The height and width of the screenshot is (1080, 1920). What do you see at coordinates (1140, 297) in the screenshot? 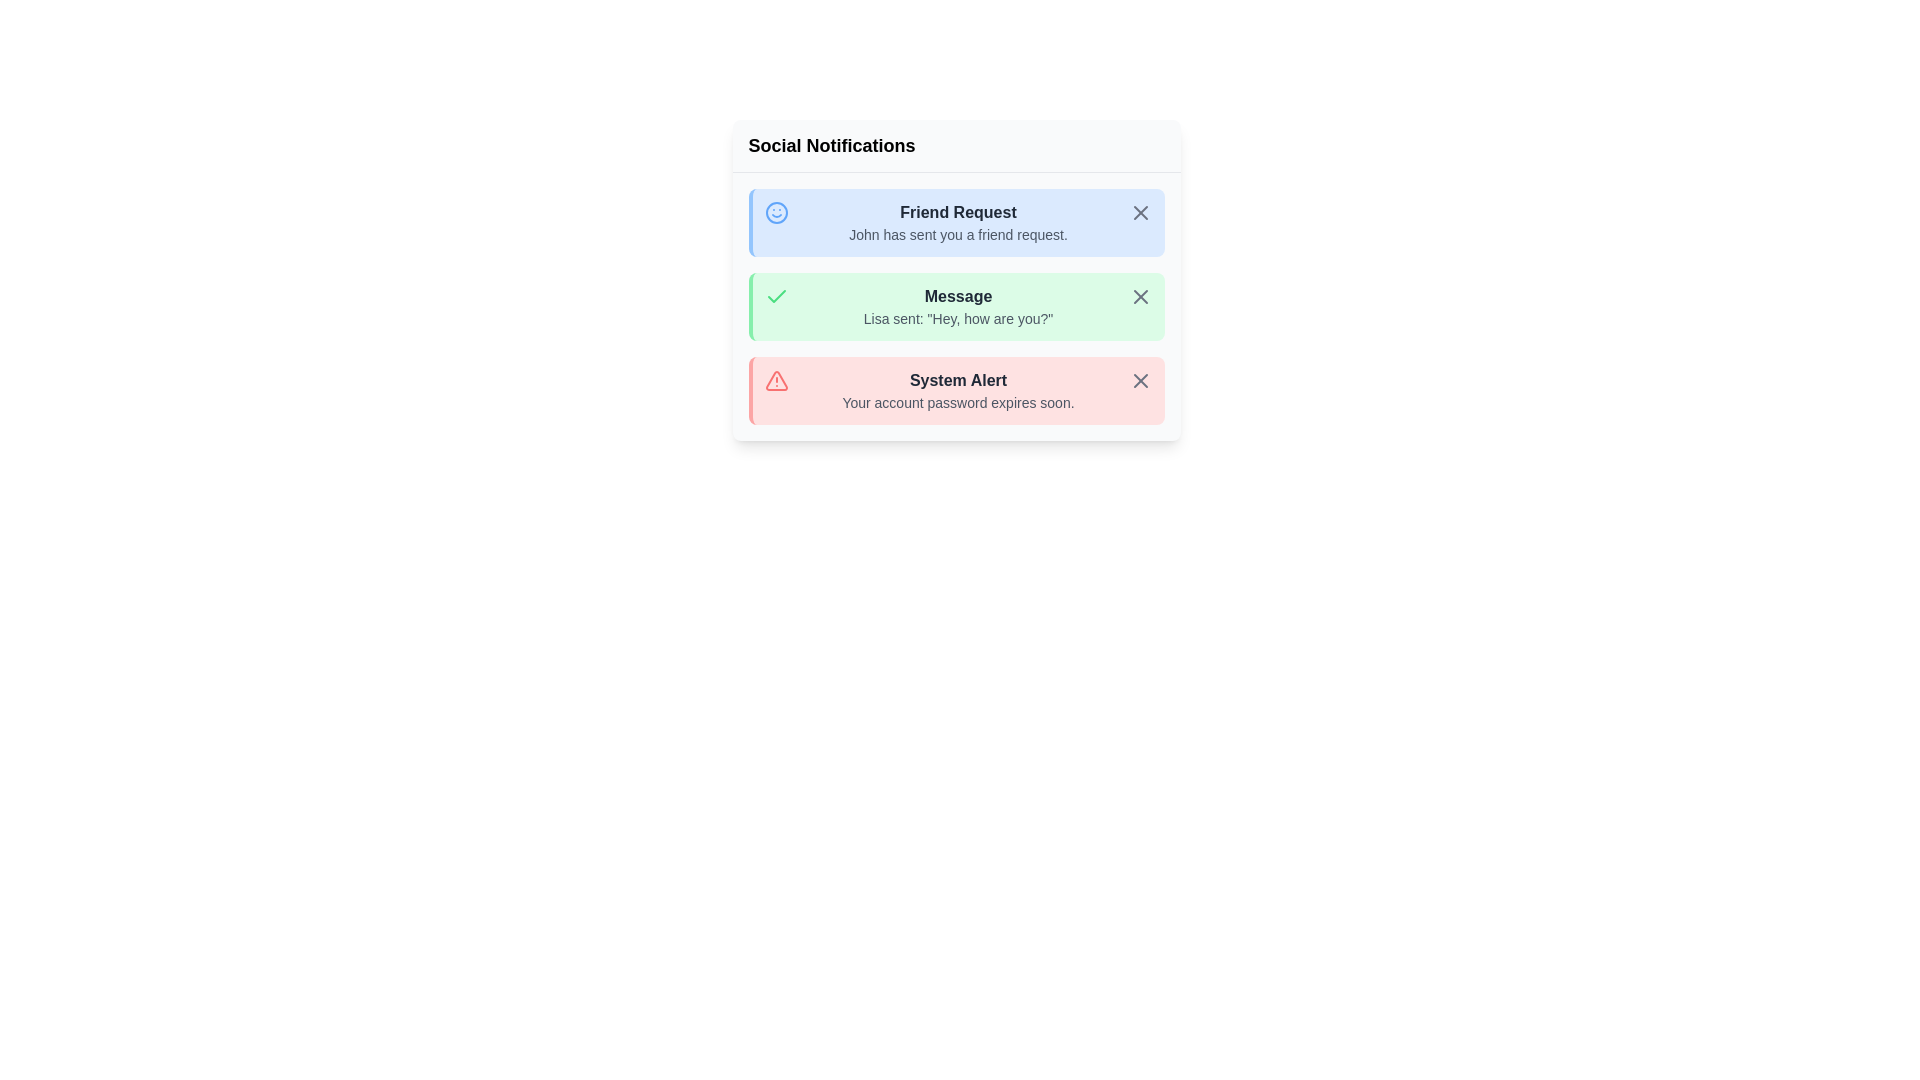
I see `the close icon button represented as 'X' styled in gray color located in the top-right corner of the 'Message' notification box to change its color` at bounding box center [1140, 297].